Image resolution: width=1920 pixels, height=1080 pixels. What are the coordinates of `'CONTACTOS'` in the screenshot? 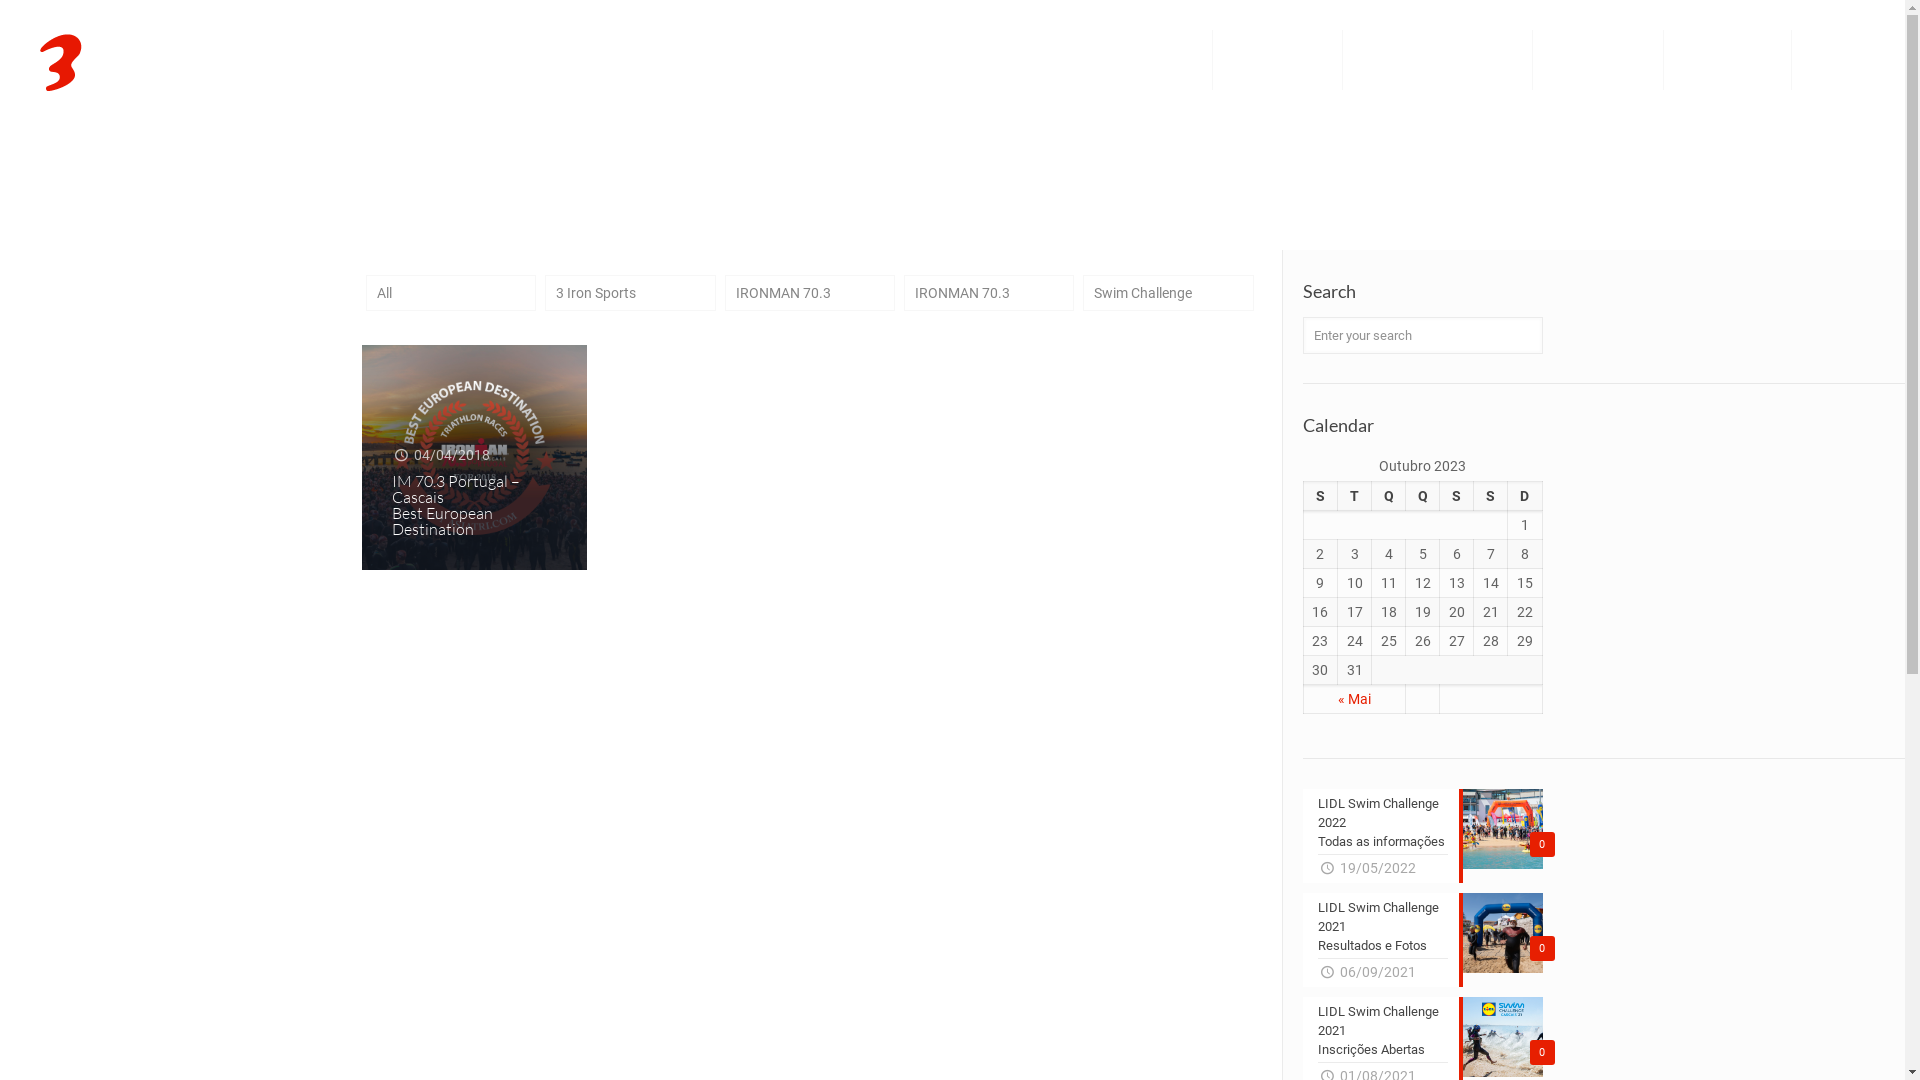 It's located at (1791, 59).